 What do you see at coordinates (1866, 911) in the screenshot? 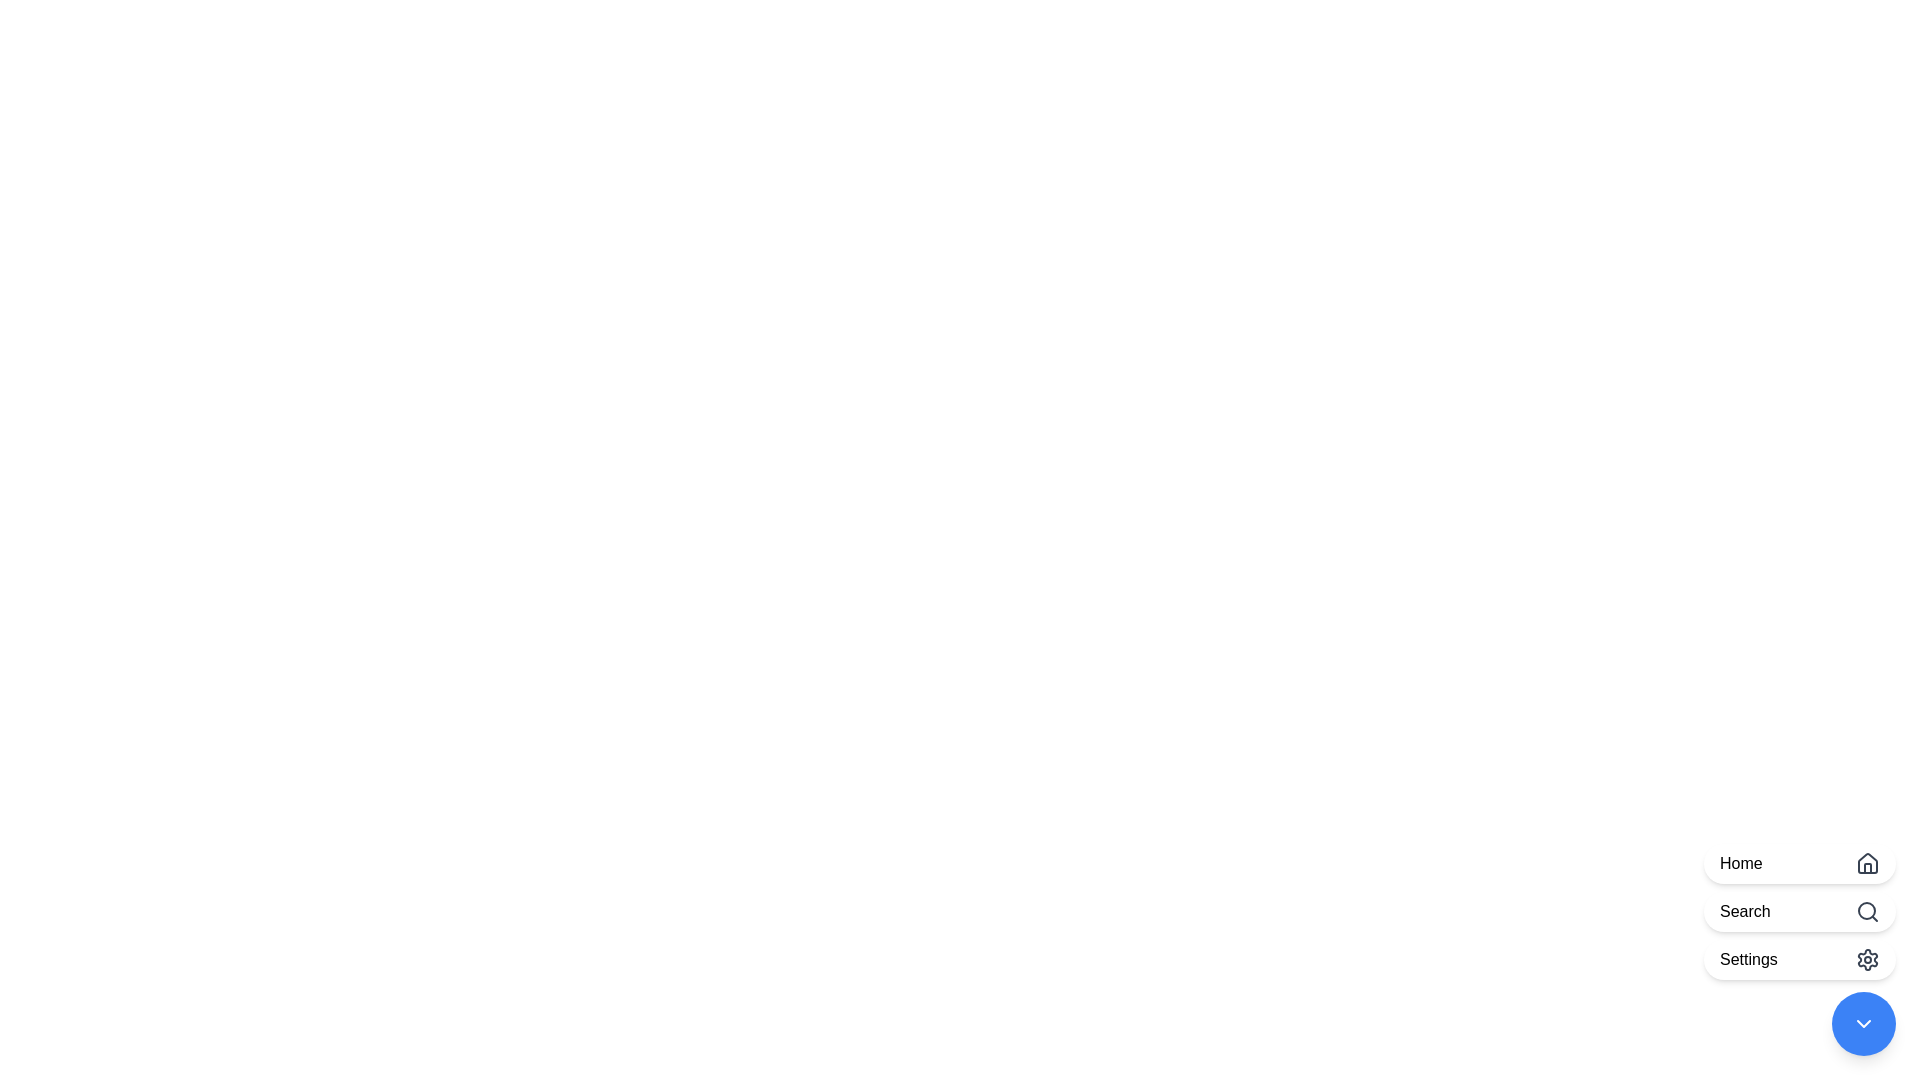
I see `the magnifying glass icon located to the right of the Search label` at bounding box center [1866, 911].